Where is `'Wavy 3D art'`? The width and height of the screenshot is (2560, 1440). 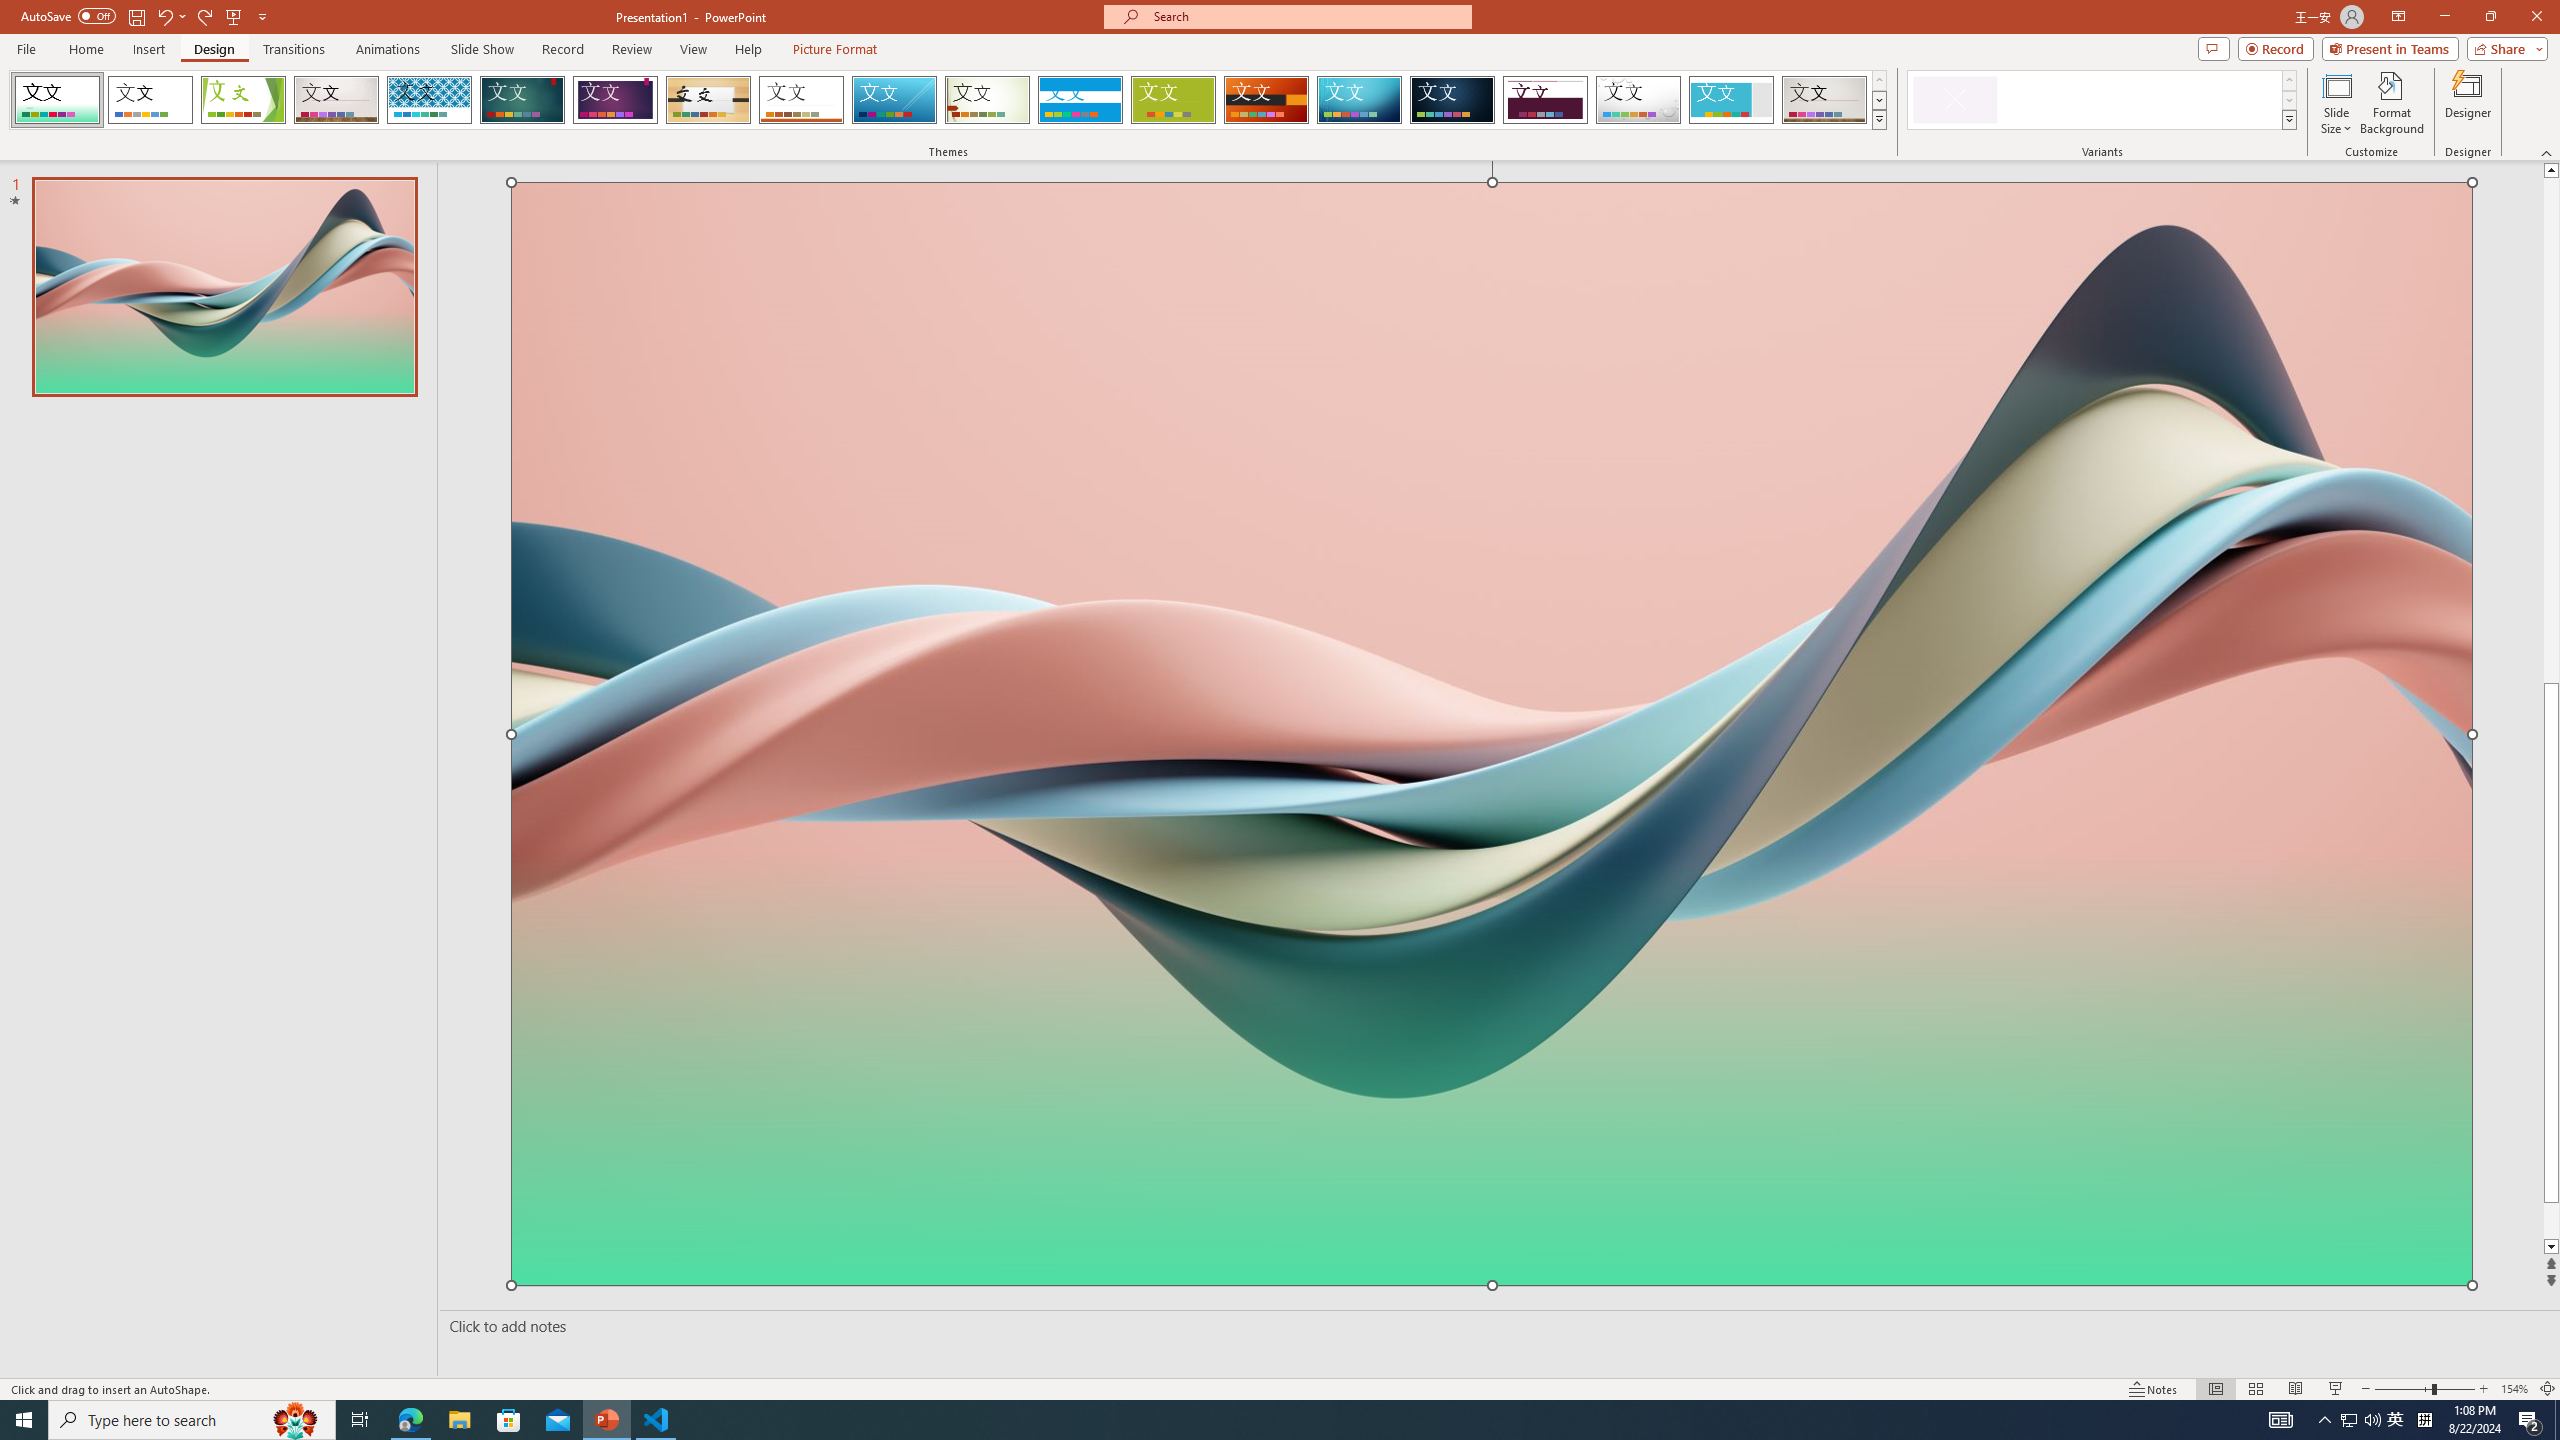
'Wavy 3D art' is located at coordinates (1491, 732).